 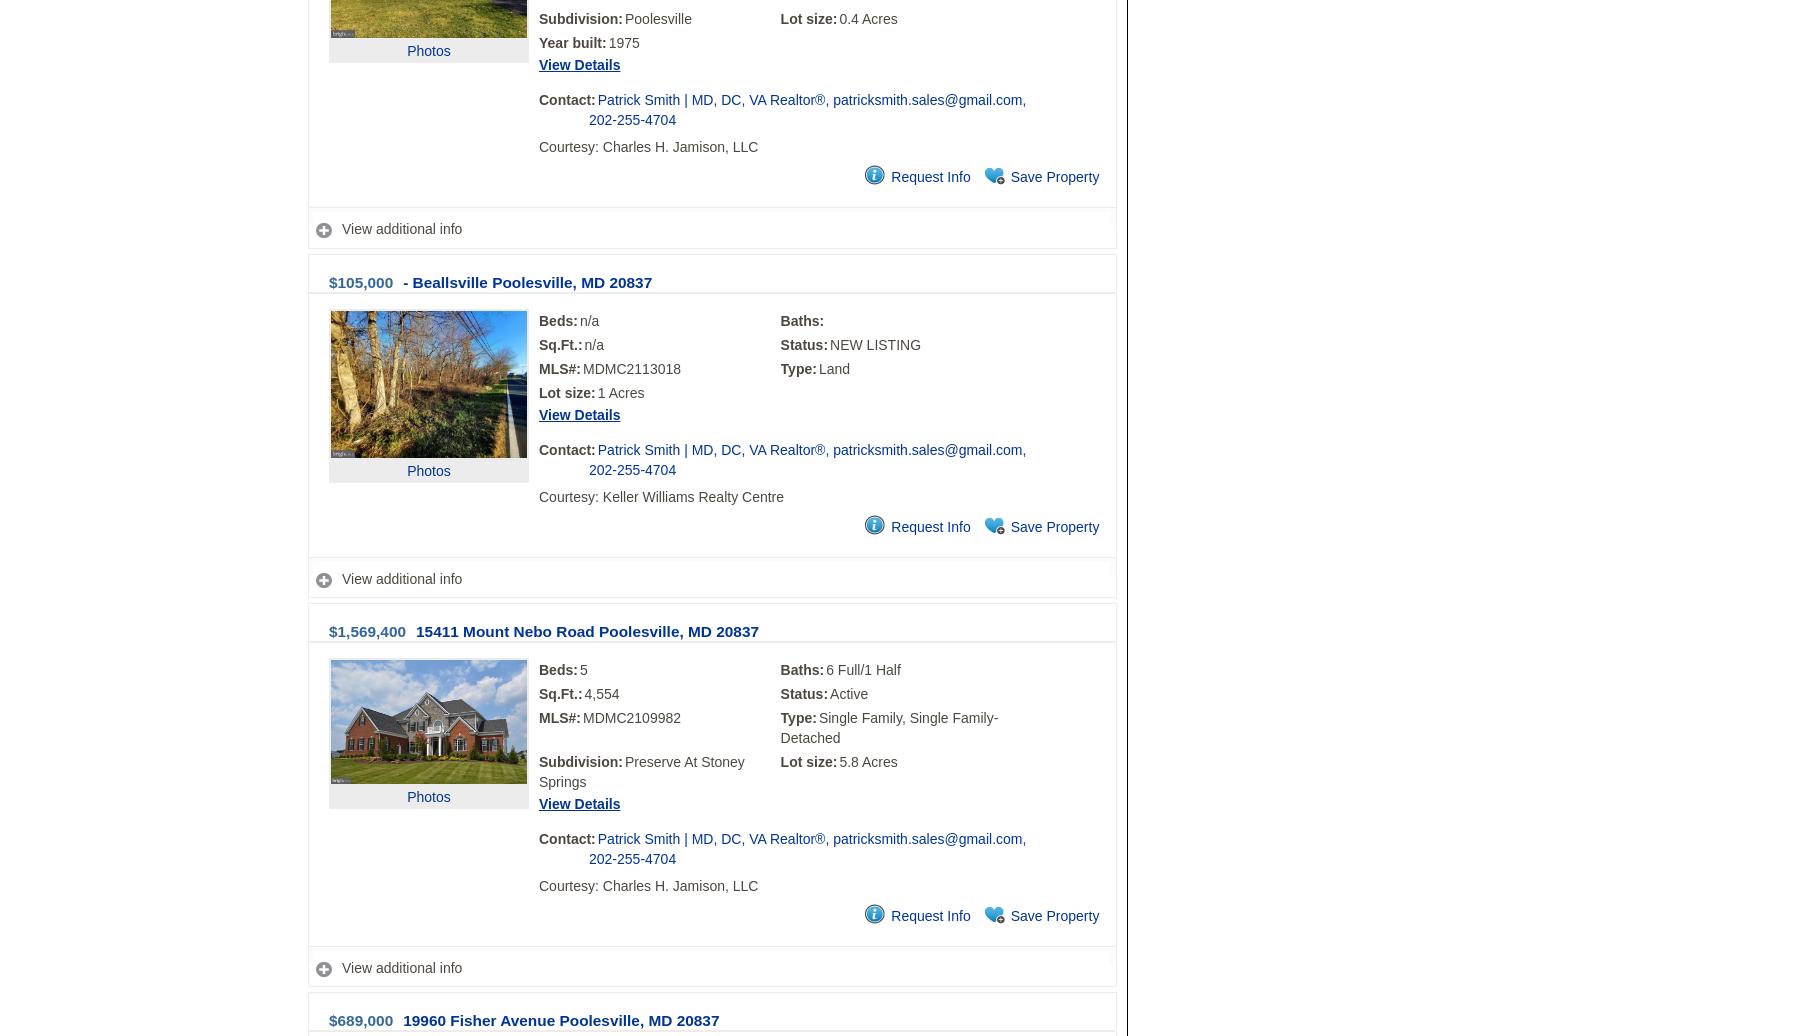 I want to click on 'Active', so click(x=849, y=692).